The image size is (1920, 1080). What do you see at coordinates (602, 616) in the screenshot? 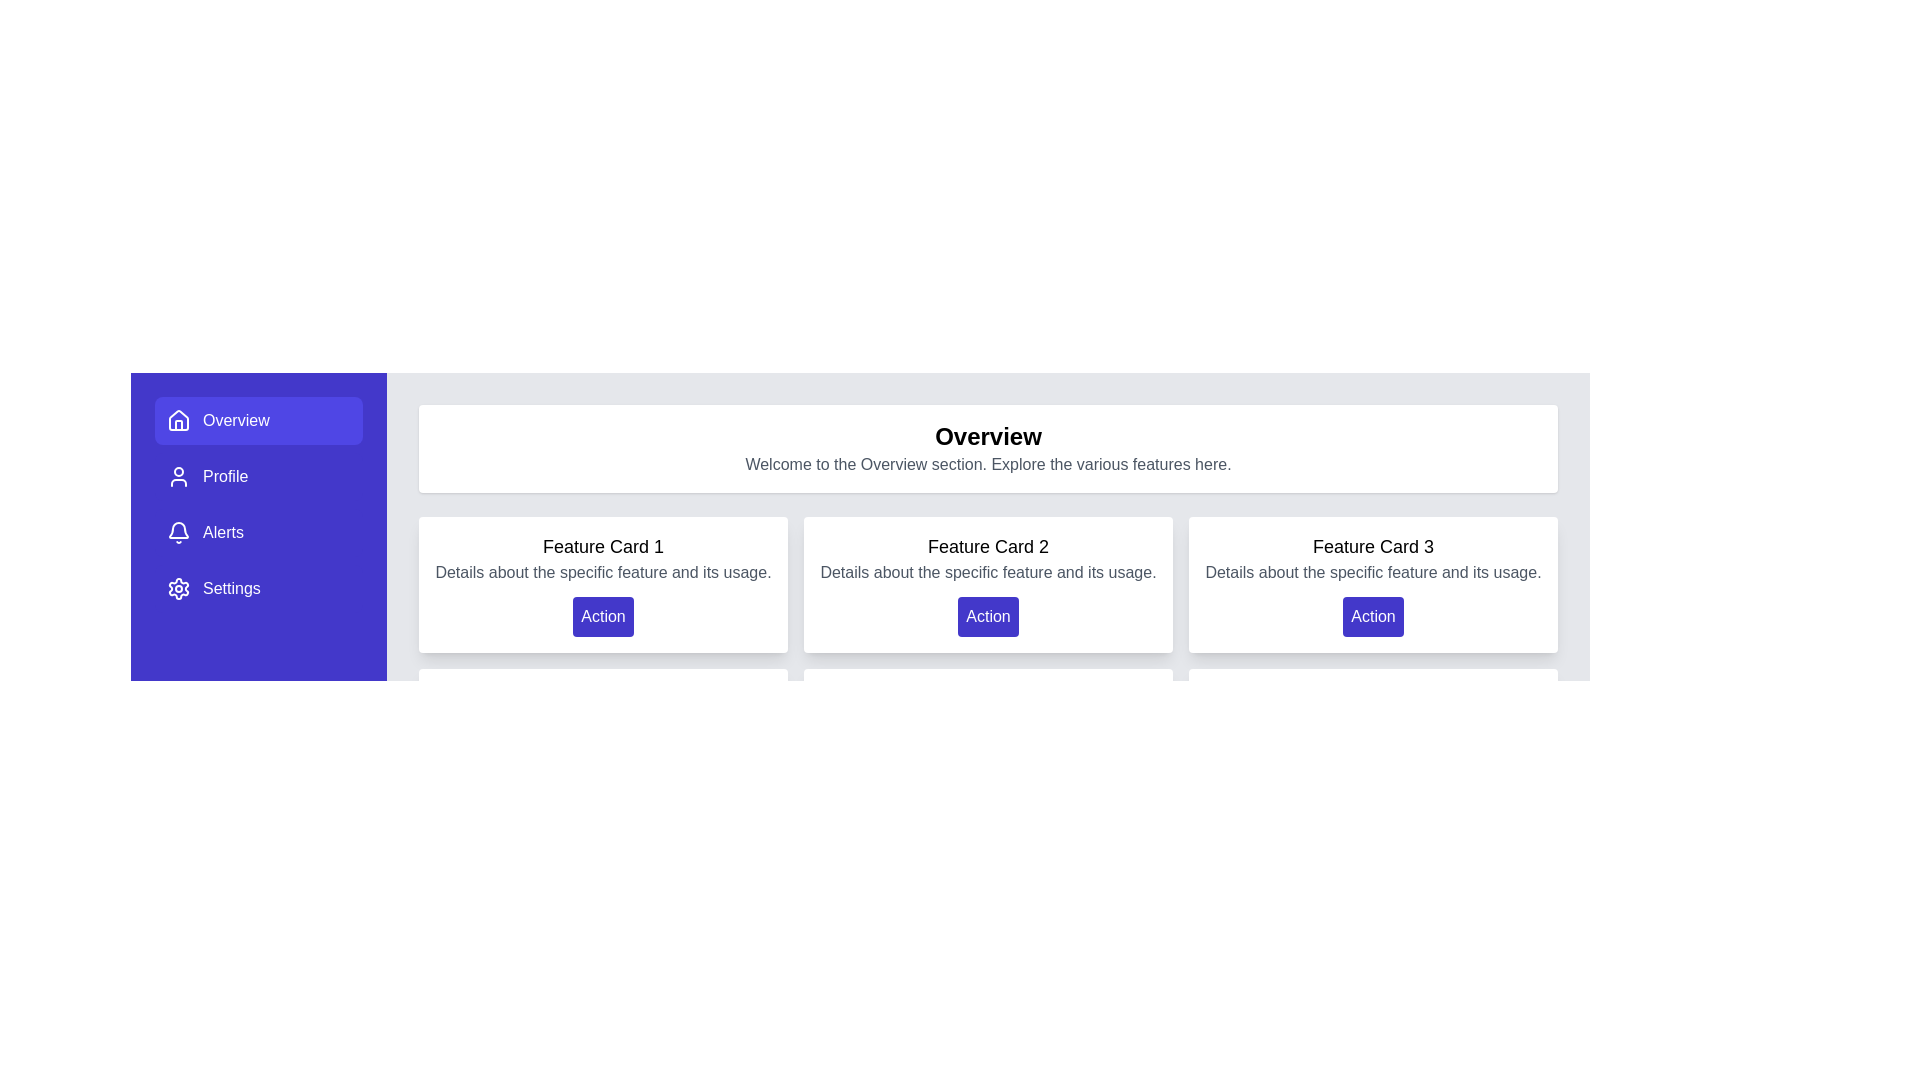
I see `the button located in the lower part of 'Feature Card 1'` at bounding box center [602, 616].